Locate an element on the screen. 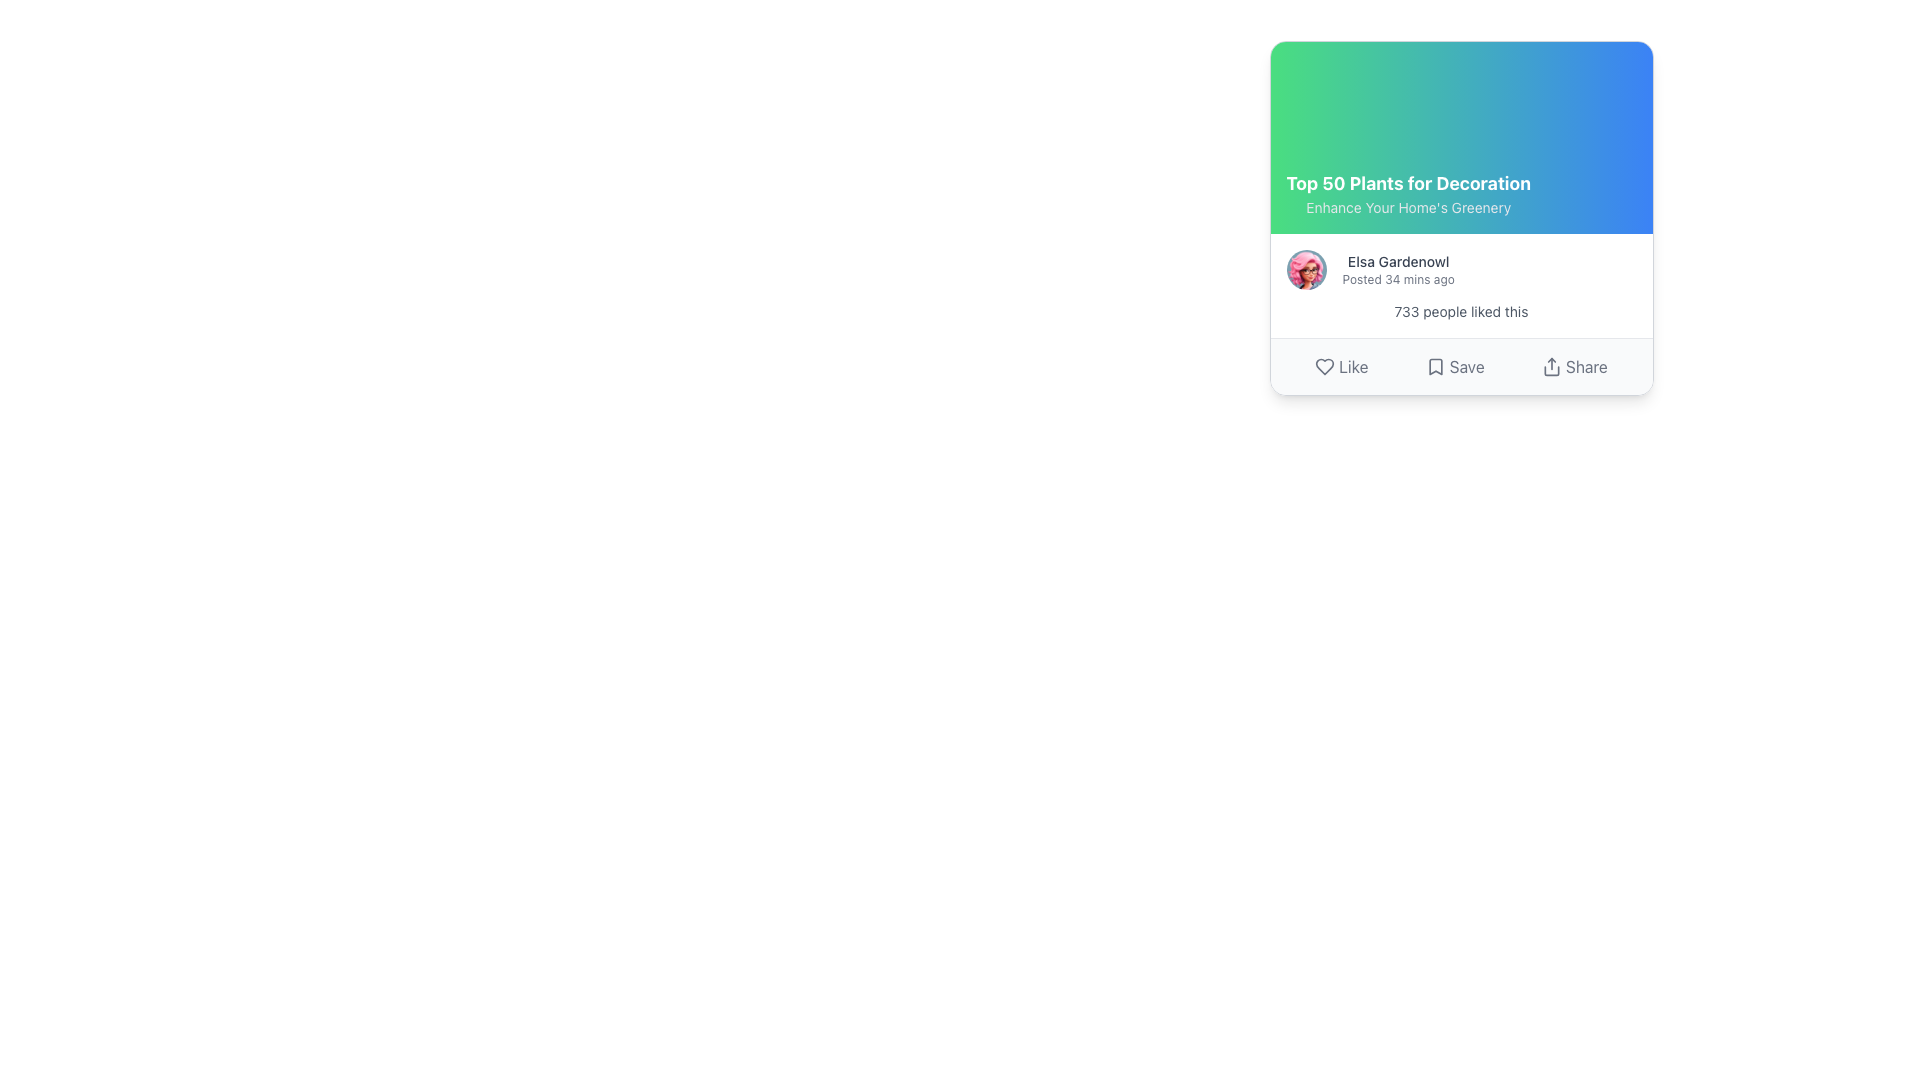 This screenshot has height=1080, width=1920. the static text displaying the number of likes for the referenced content, located beneath the 'Elsa Gardenowl Posted 34 mins ago' text component is located at coordinates (1461, 312).